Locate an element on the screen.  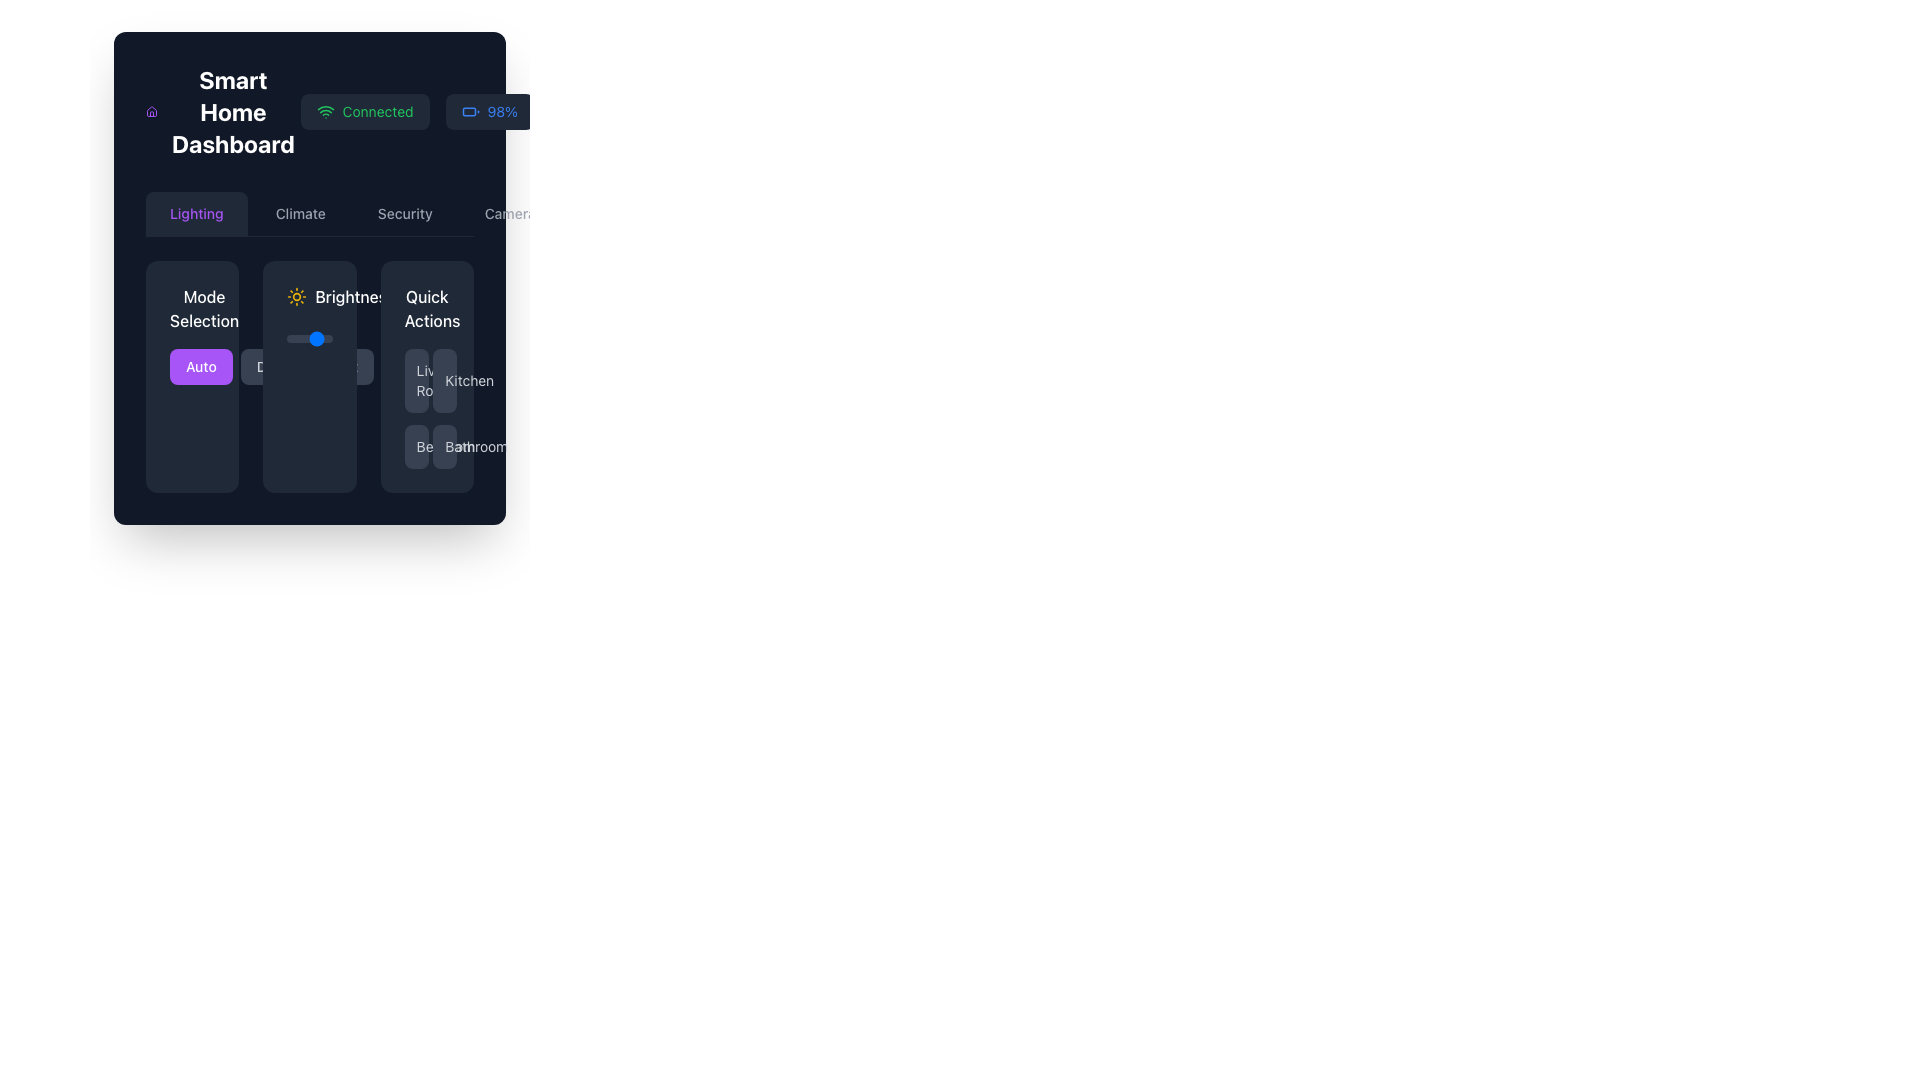
the 'Living Room' button located within the 'Quick Actions' widget, which has a dark gray background and rounded corners is located at coordinates (426, 377).